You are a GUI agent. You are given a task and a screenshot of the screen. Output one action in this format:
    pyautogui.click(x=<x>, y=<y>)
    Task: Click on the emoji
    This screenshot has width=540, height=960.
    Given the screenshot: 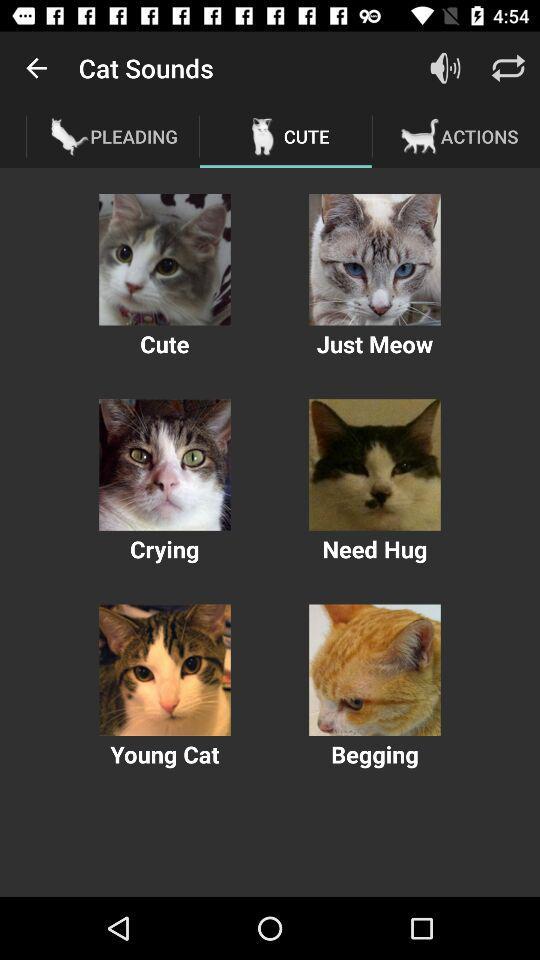 What is the action you would take?
    pyautogui.click(x=374, y=258)
    